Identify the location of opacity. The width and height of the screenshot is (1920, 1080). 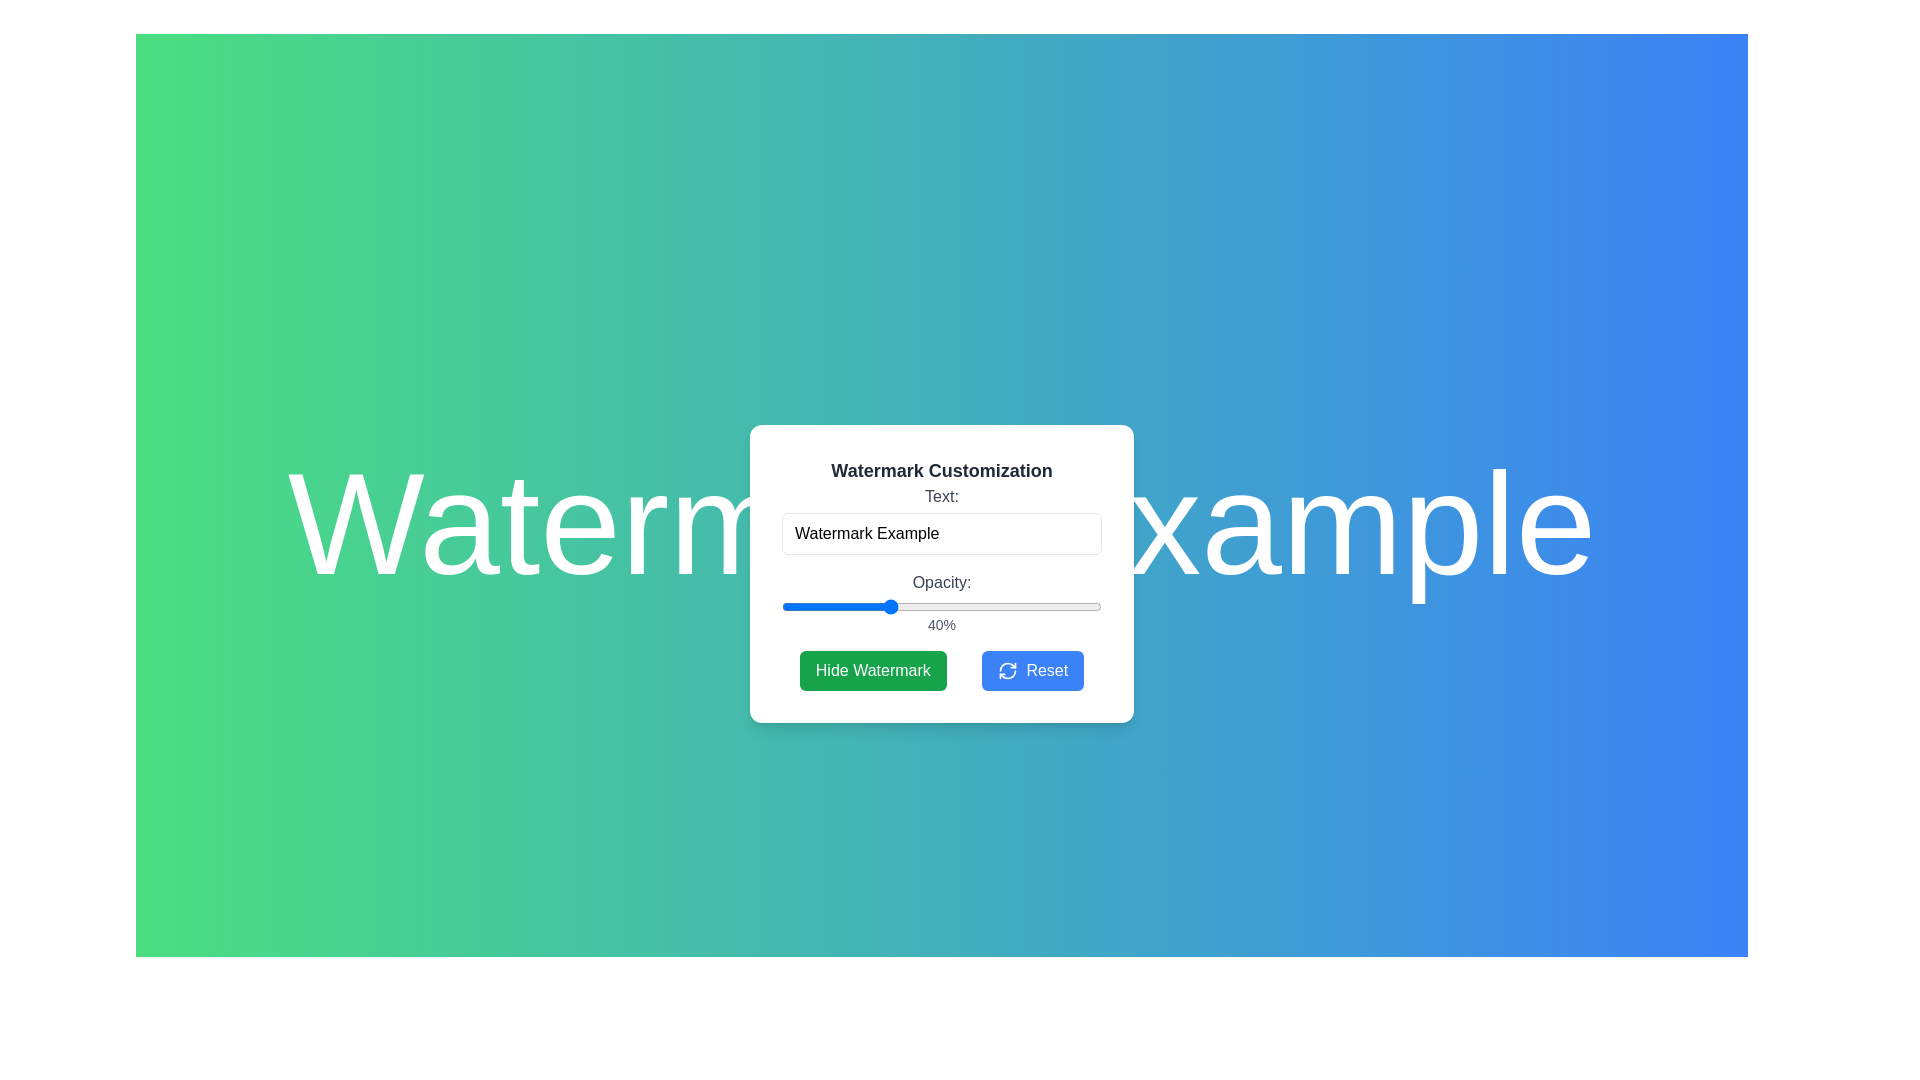
(1083, 605).